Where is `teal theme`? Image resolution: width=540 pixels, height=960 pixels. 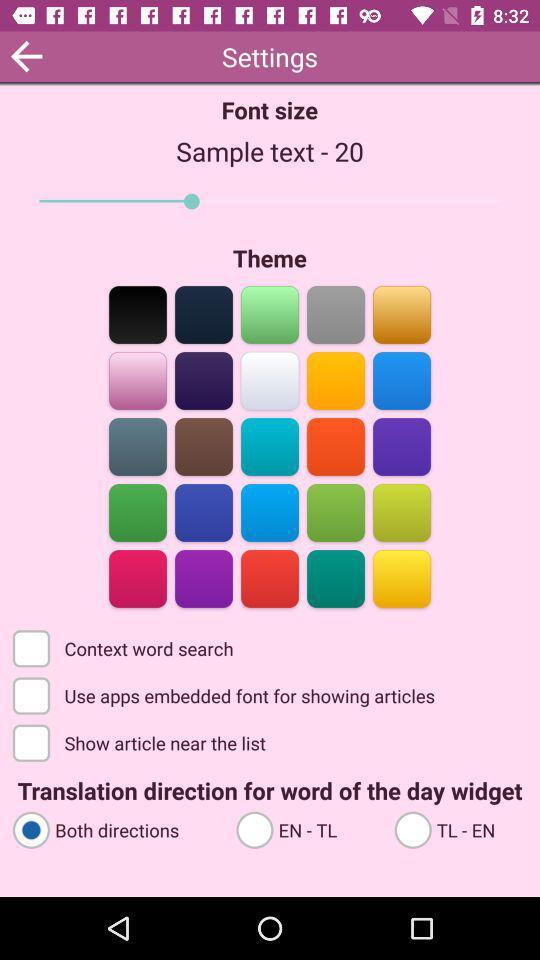 teal theme is located at coordinates (270, 445).